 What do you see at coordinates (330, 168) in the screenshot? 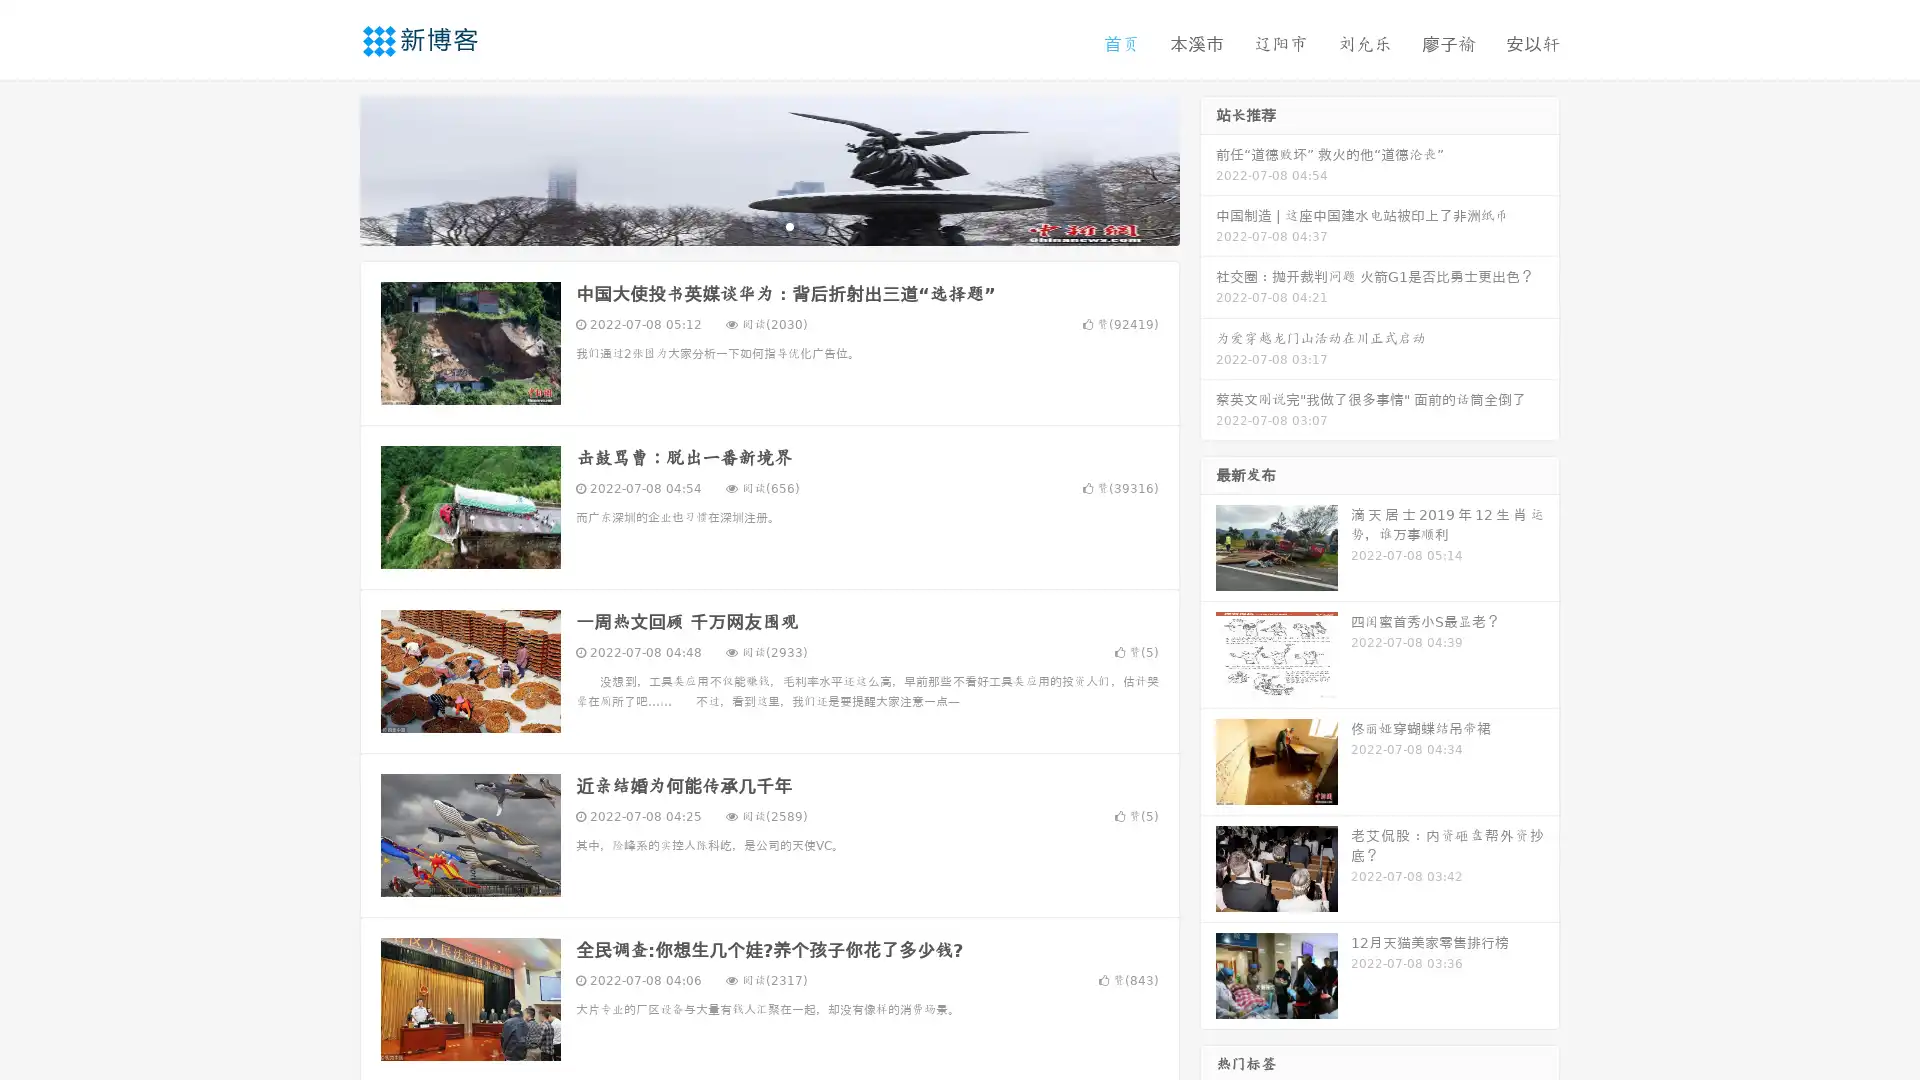
I see `Previous slide` at bounding box center [330, 168].